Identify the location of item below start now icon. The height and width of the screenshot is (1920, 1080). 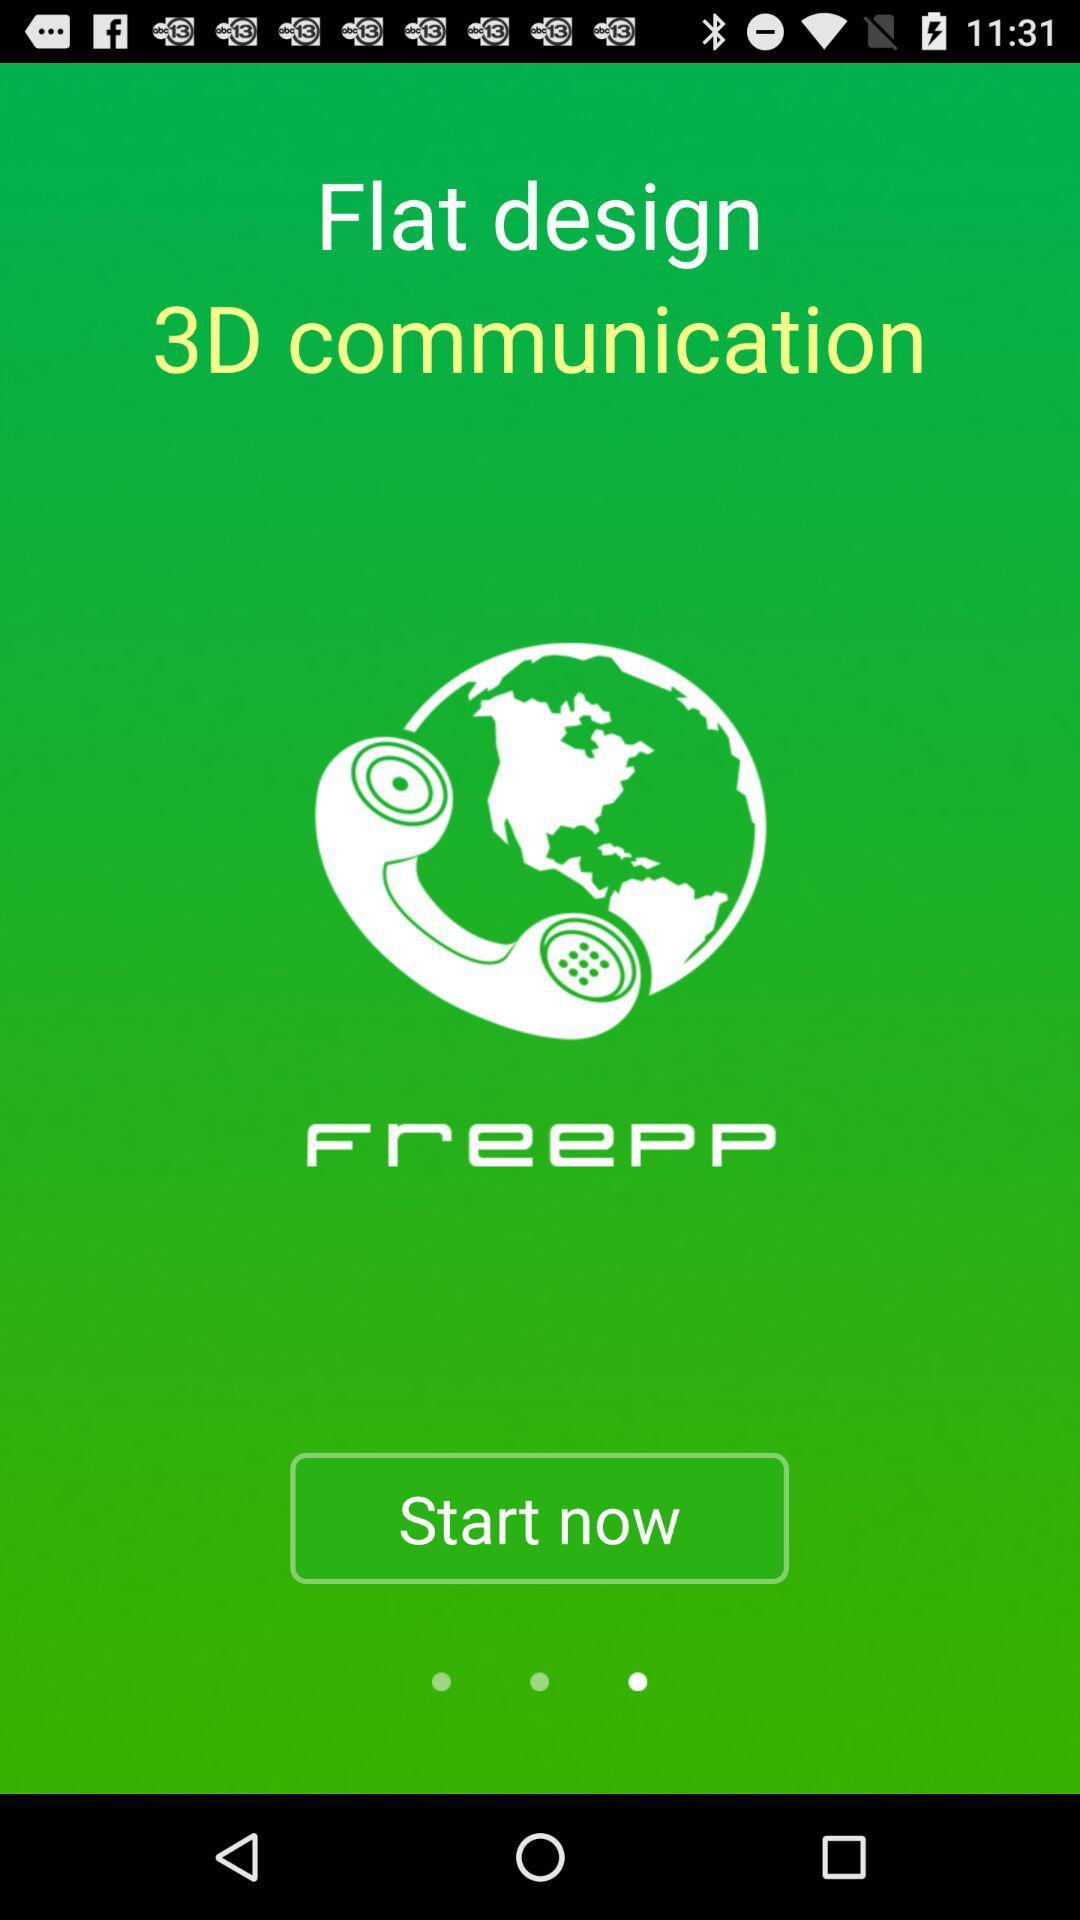
(440, 1680).